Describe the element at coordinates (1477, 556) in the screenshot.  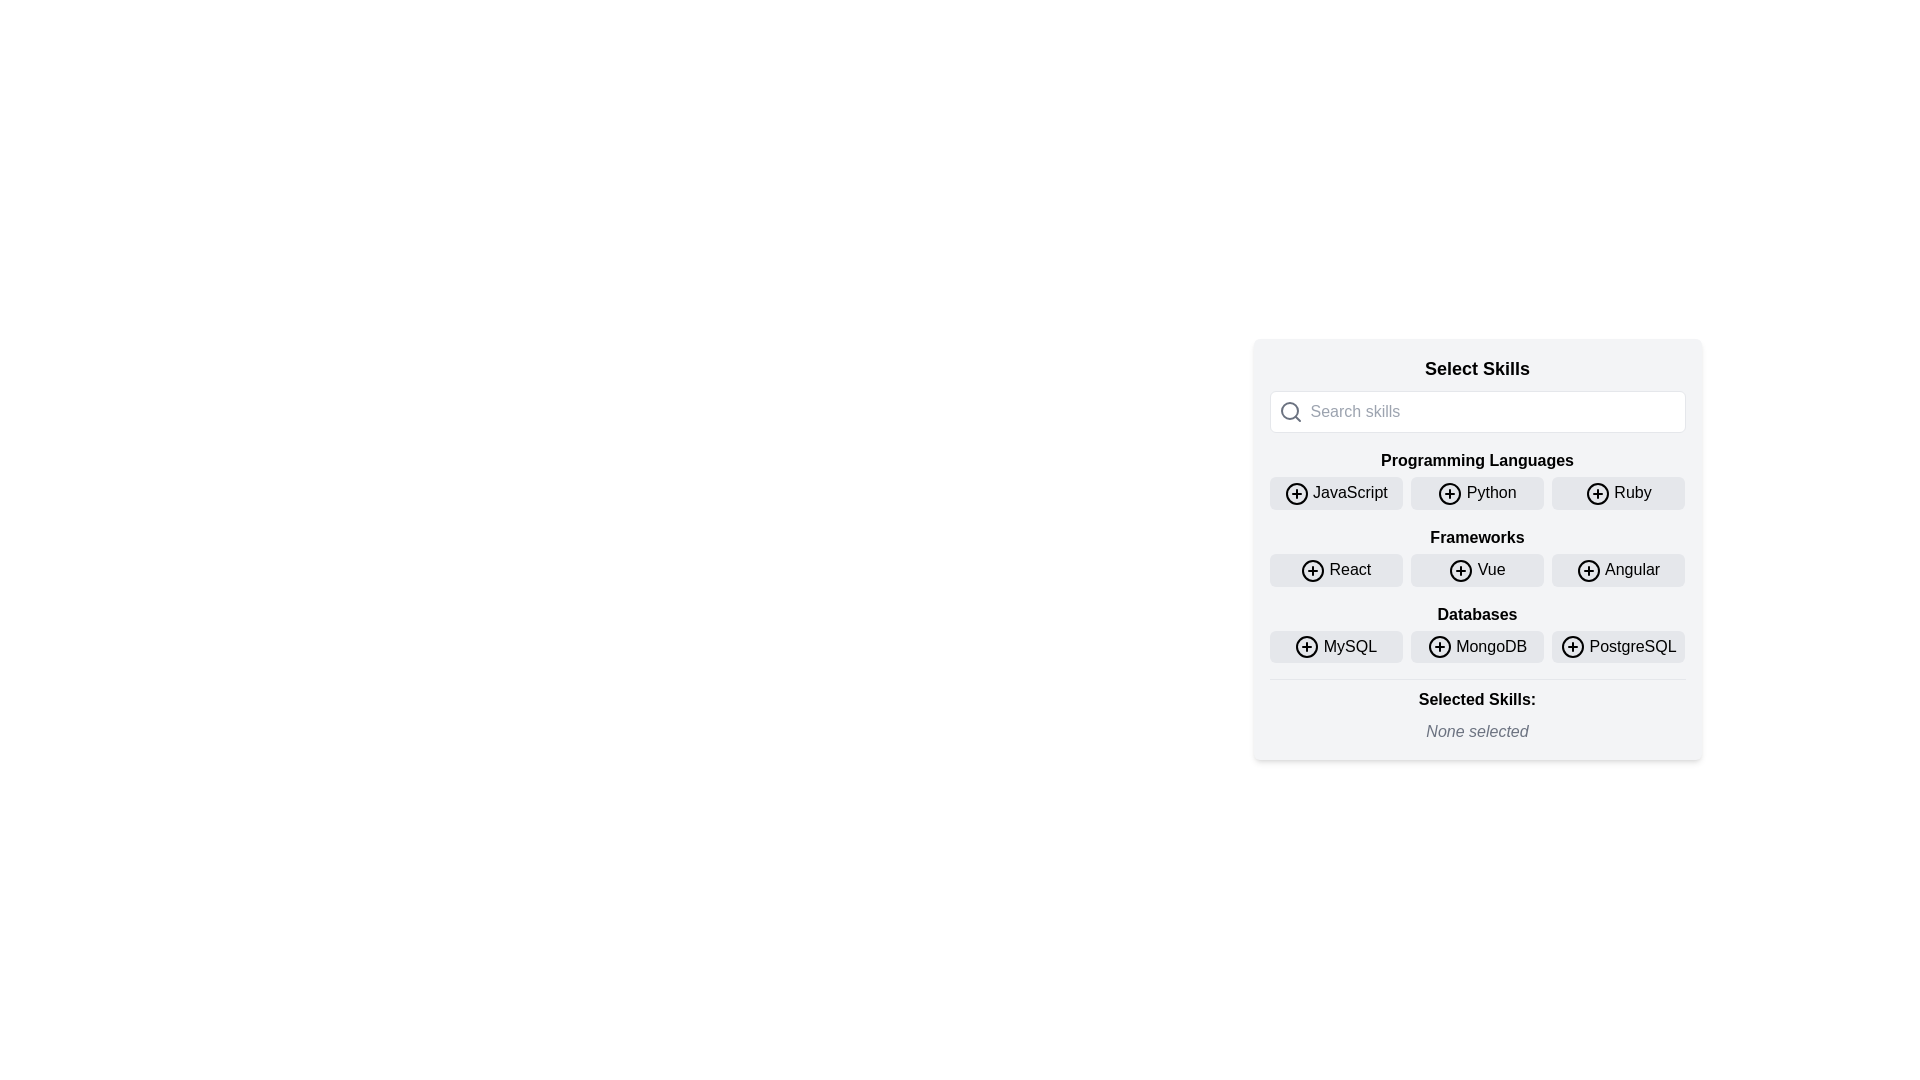
I see `labels for navigation in the categorized grid of selectable buttons located in the 'Frameworks' section, which is positioned in the second column below 'Programming Languages.'` at that location.